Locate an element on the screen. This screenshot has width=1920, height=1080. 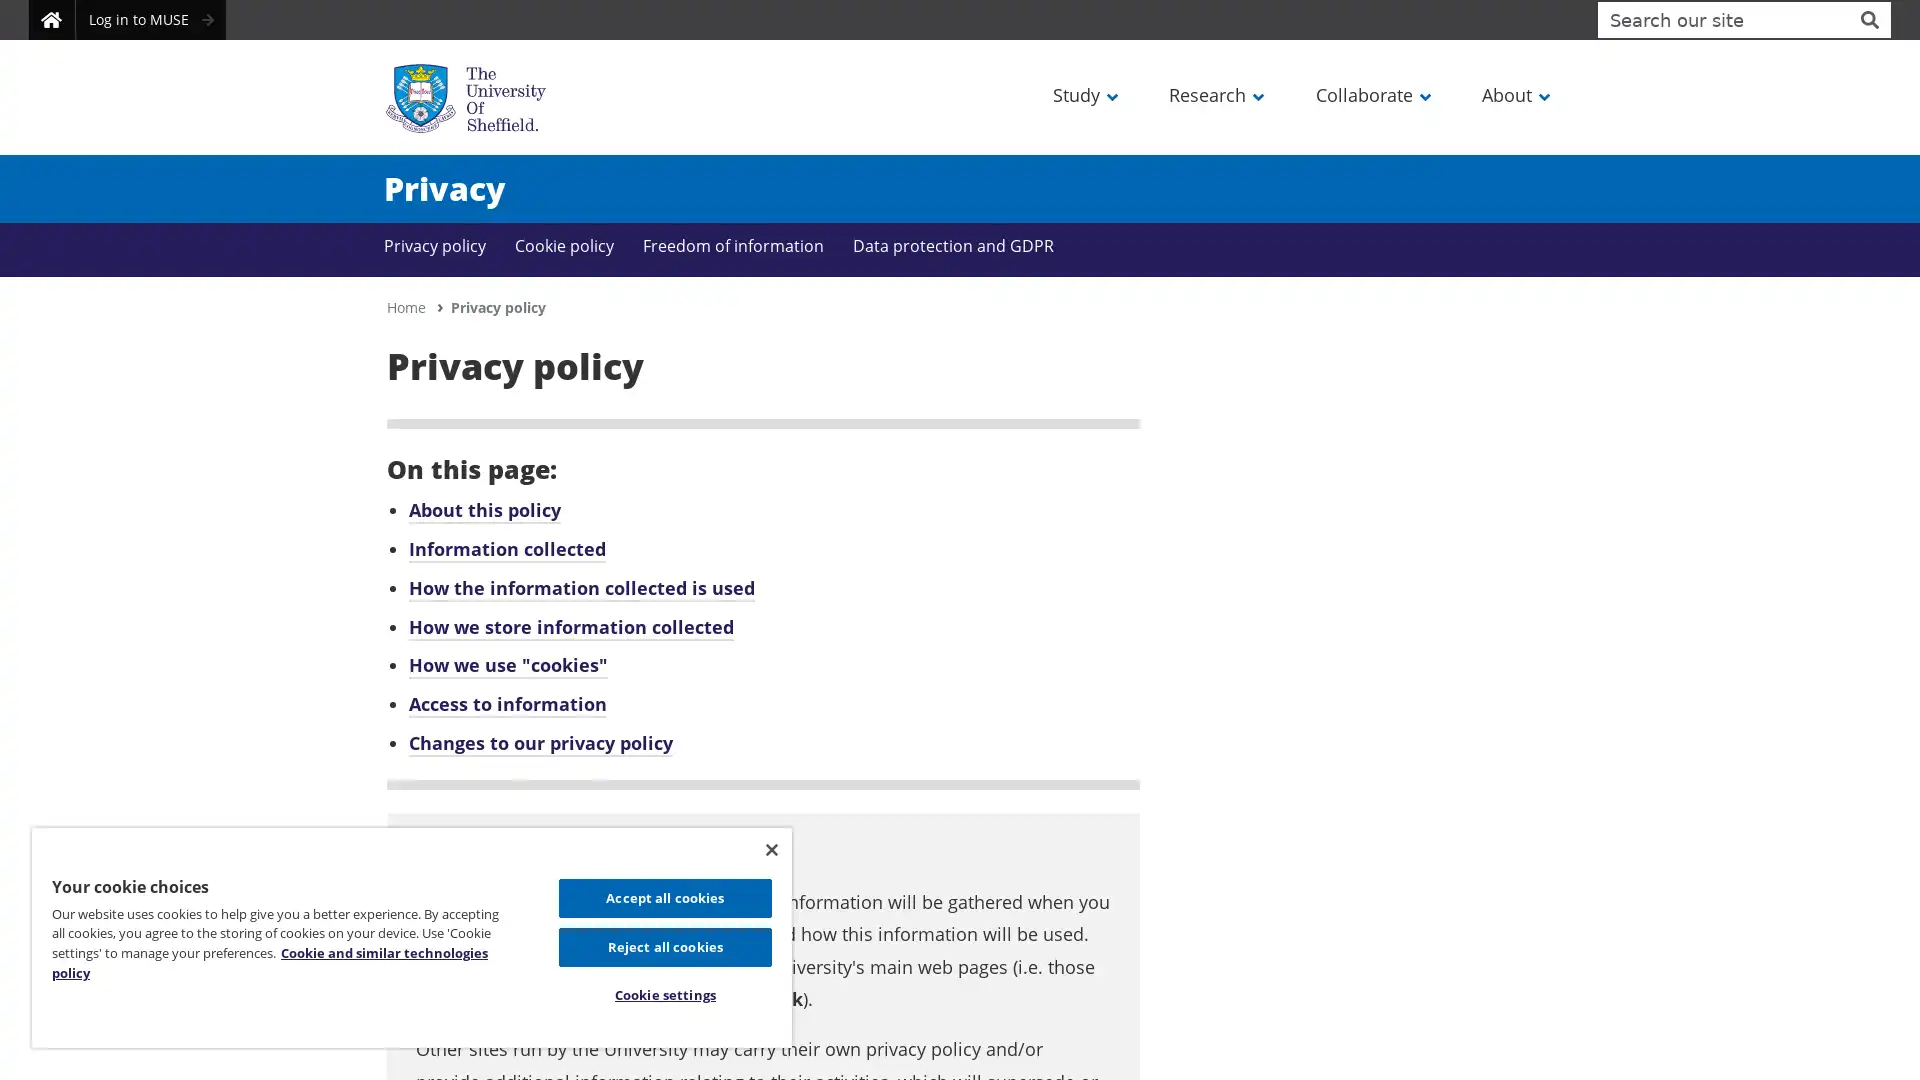
About is located at coordinates (1513, 94).